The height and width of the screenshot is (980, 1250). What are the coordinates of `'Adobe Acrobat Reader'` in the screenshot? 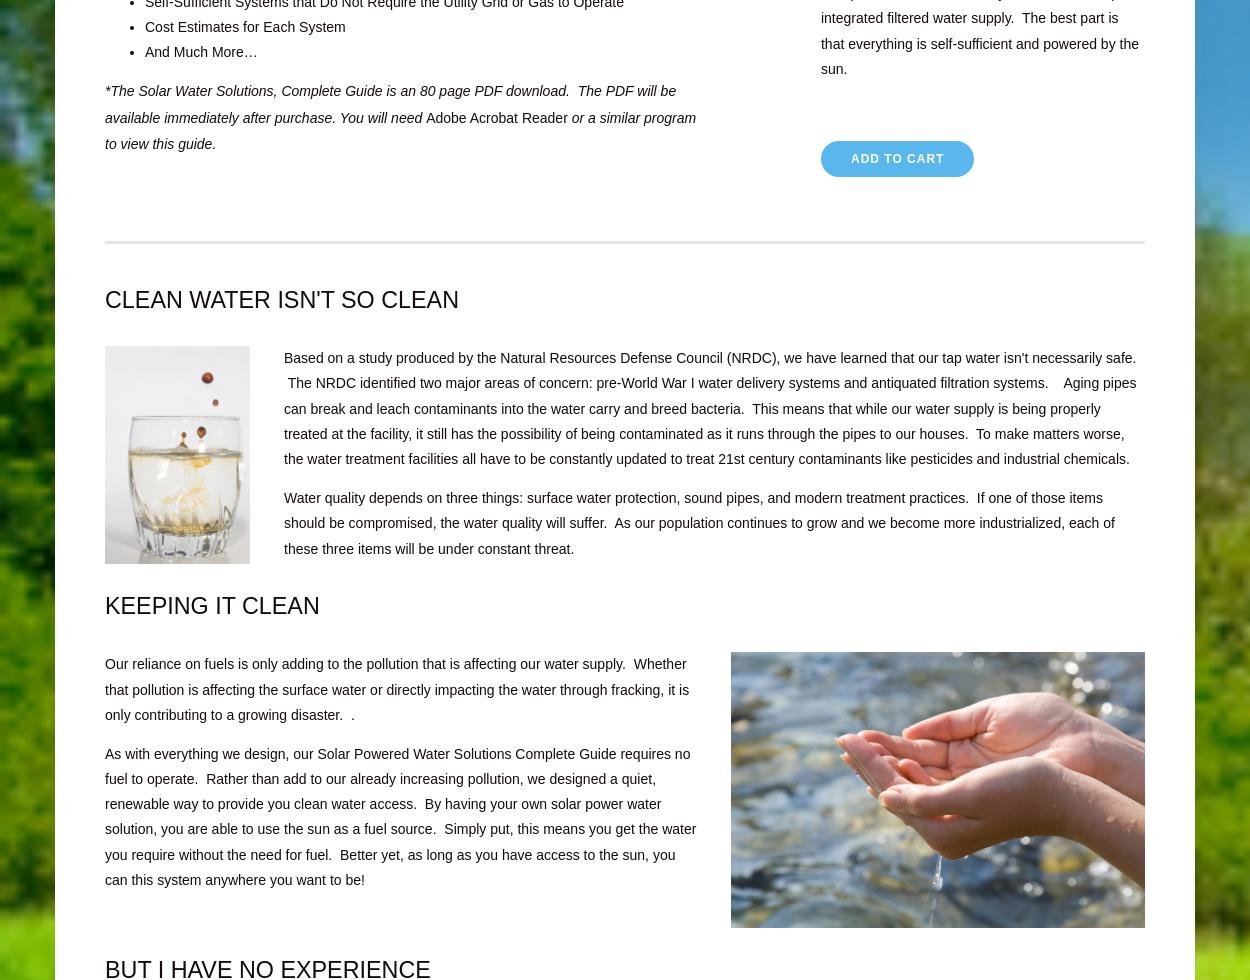 It's located at (495, 117).